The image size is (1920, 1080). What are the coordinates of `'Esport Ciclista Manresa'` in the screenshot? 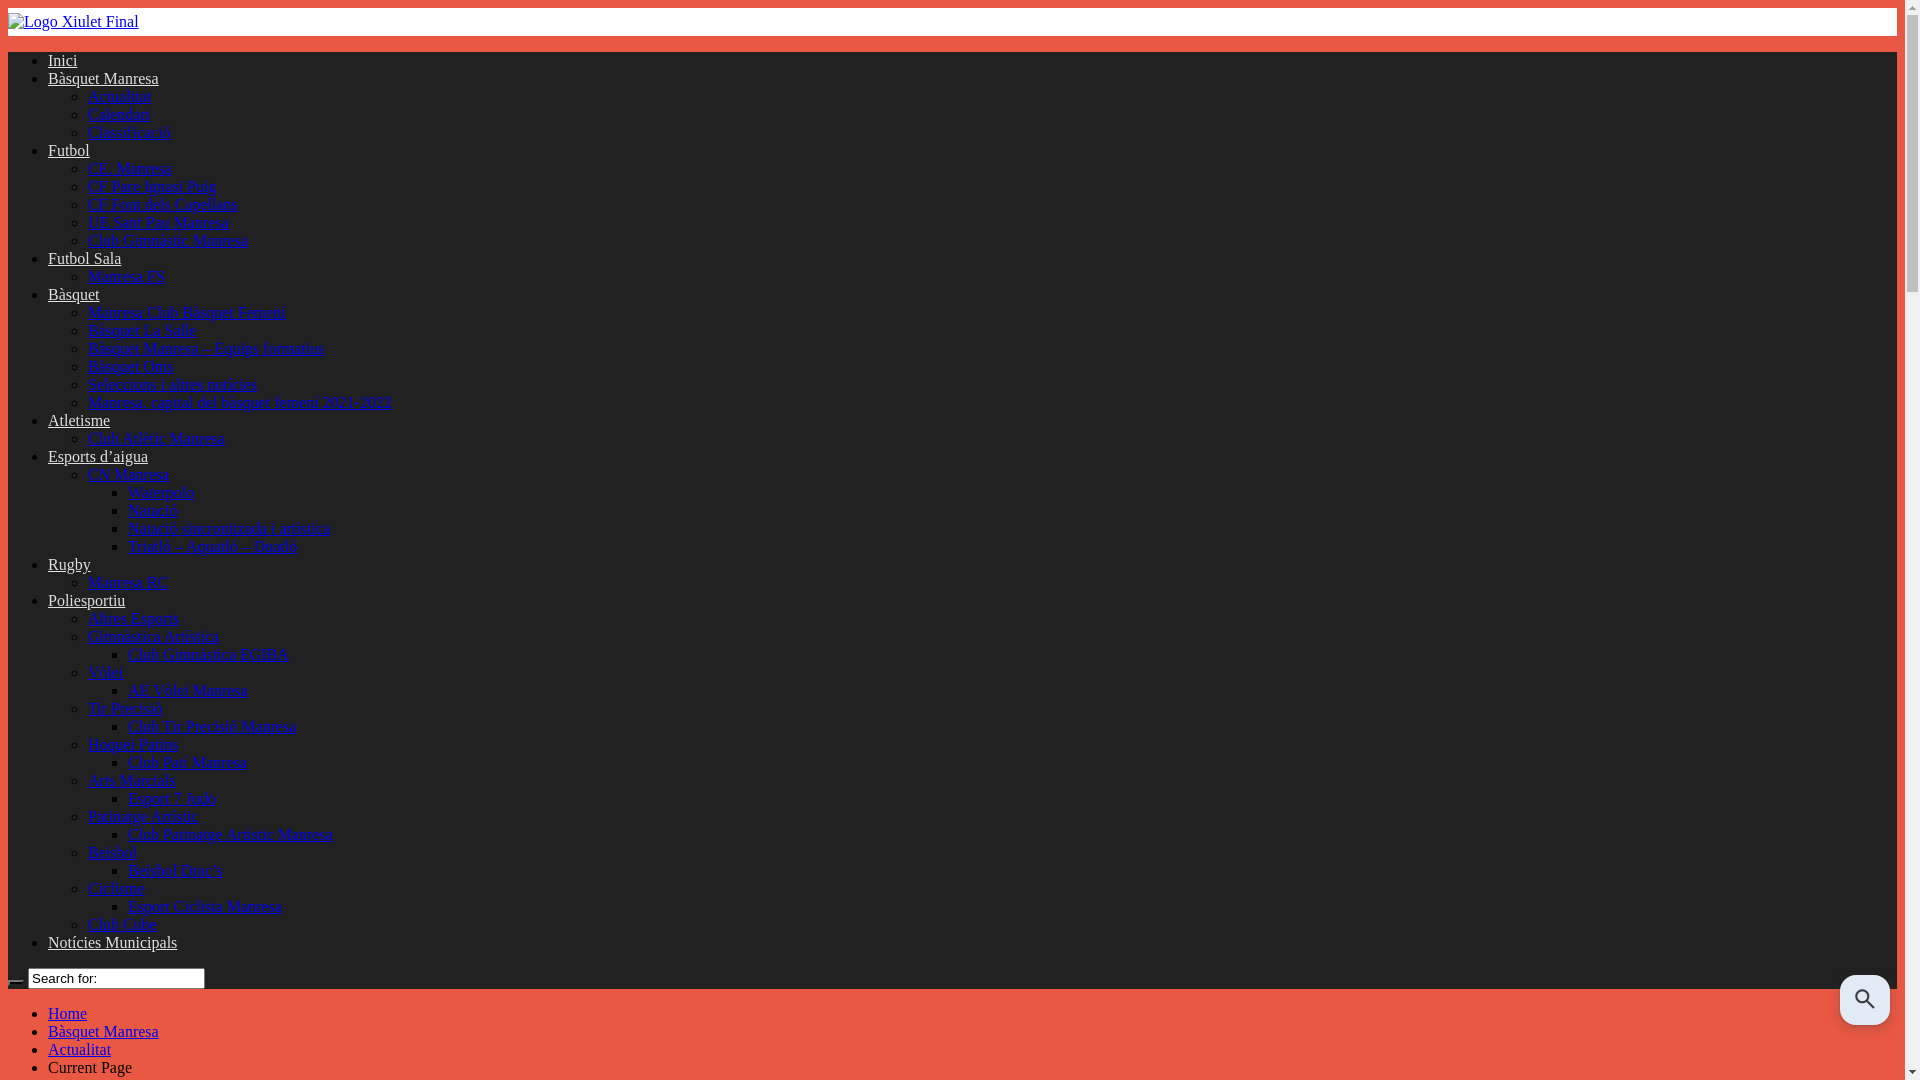 It's located at (205, 906).